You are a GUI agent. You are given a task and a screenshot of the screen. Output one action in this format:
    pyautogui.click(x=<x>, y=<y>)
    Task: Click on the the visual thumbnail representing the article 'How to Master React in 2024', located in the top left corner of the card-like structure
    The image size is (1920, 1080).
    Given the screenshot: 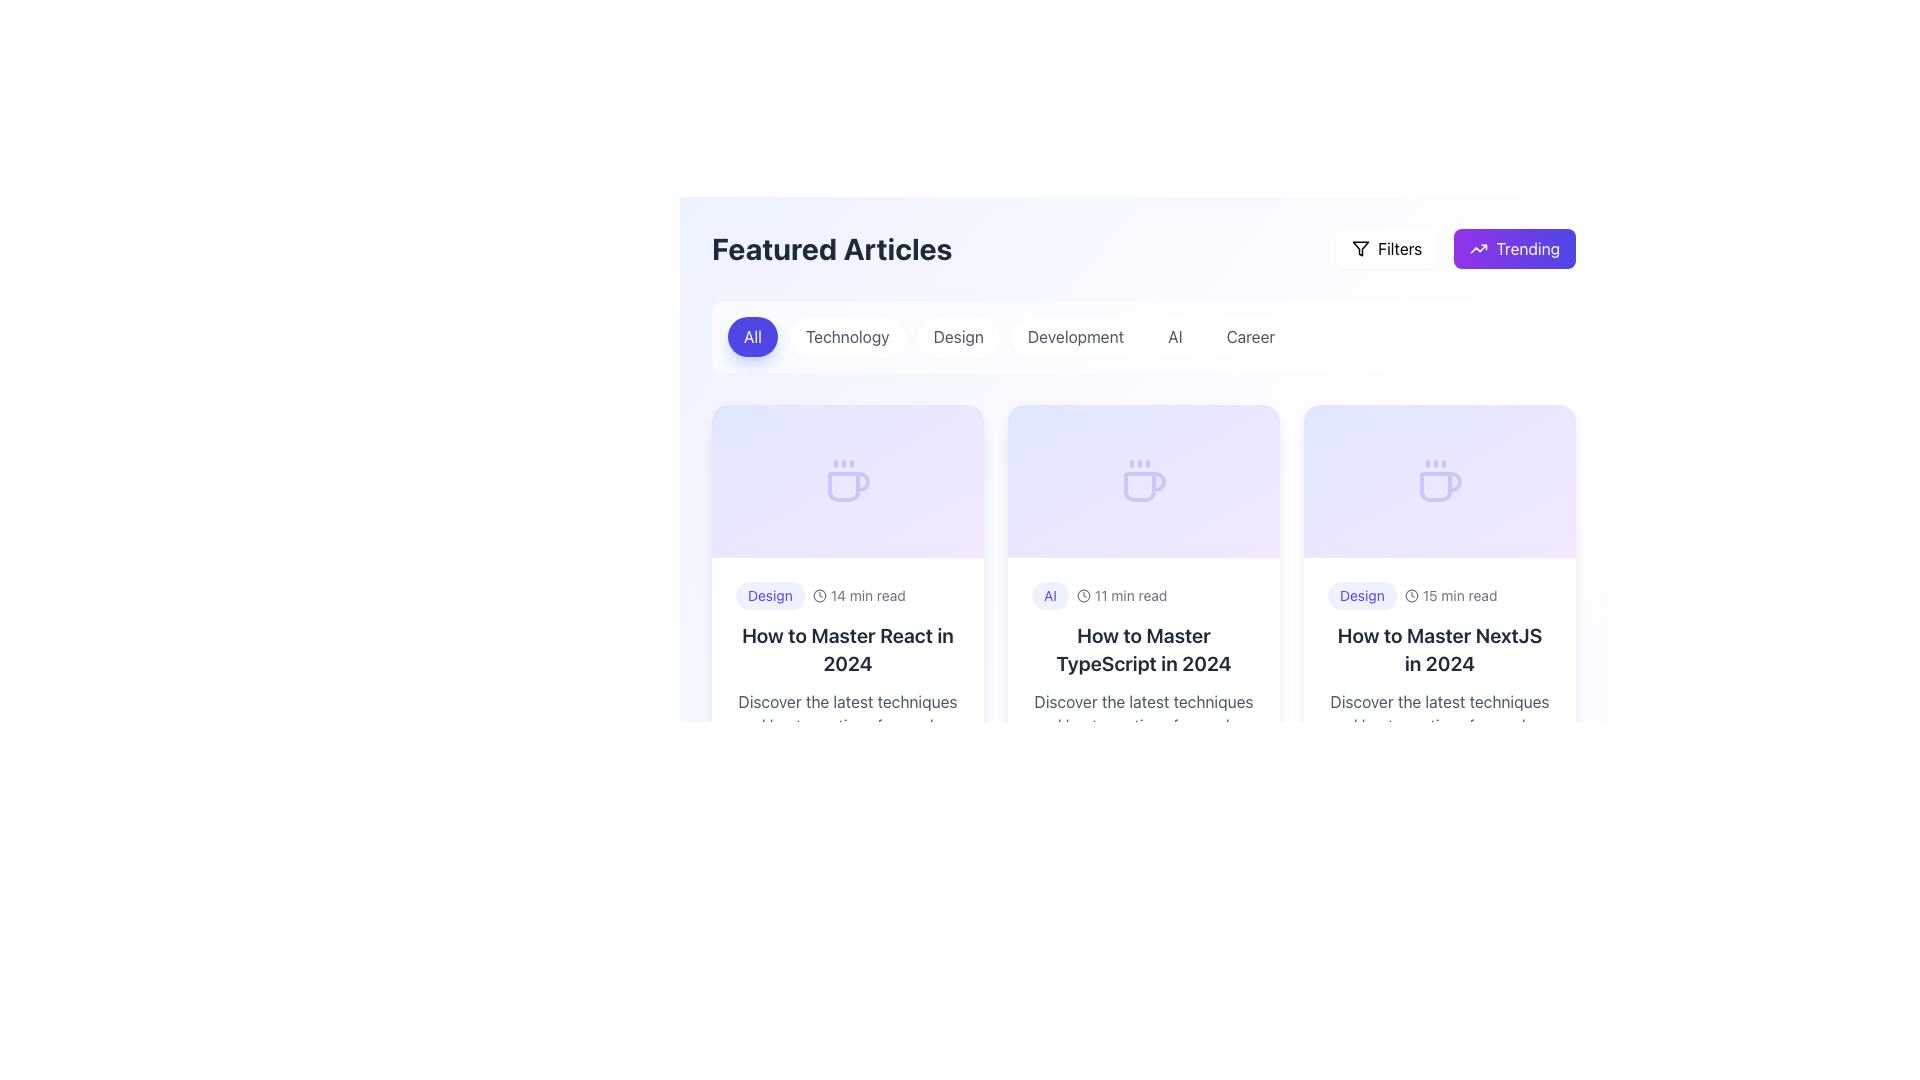 What is the action you would take?
    pyautogui.click(x=848, y=481)
    